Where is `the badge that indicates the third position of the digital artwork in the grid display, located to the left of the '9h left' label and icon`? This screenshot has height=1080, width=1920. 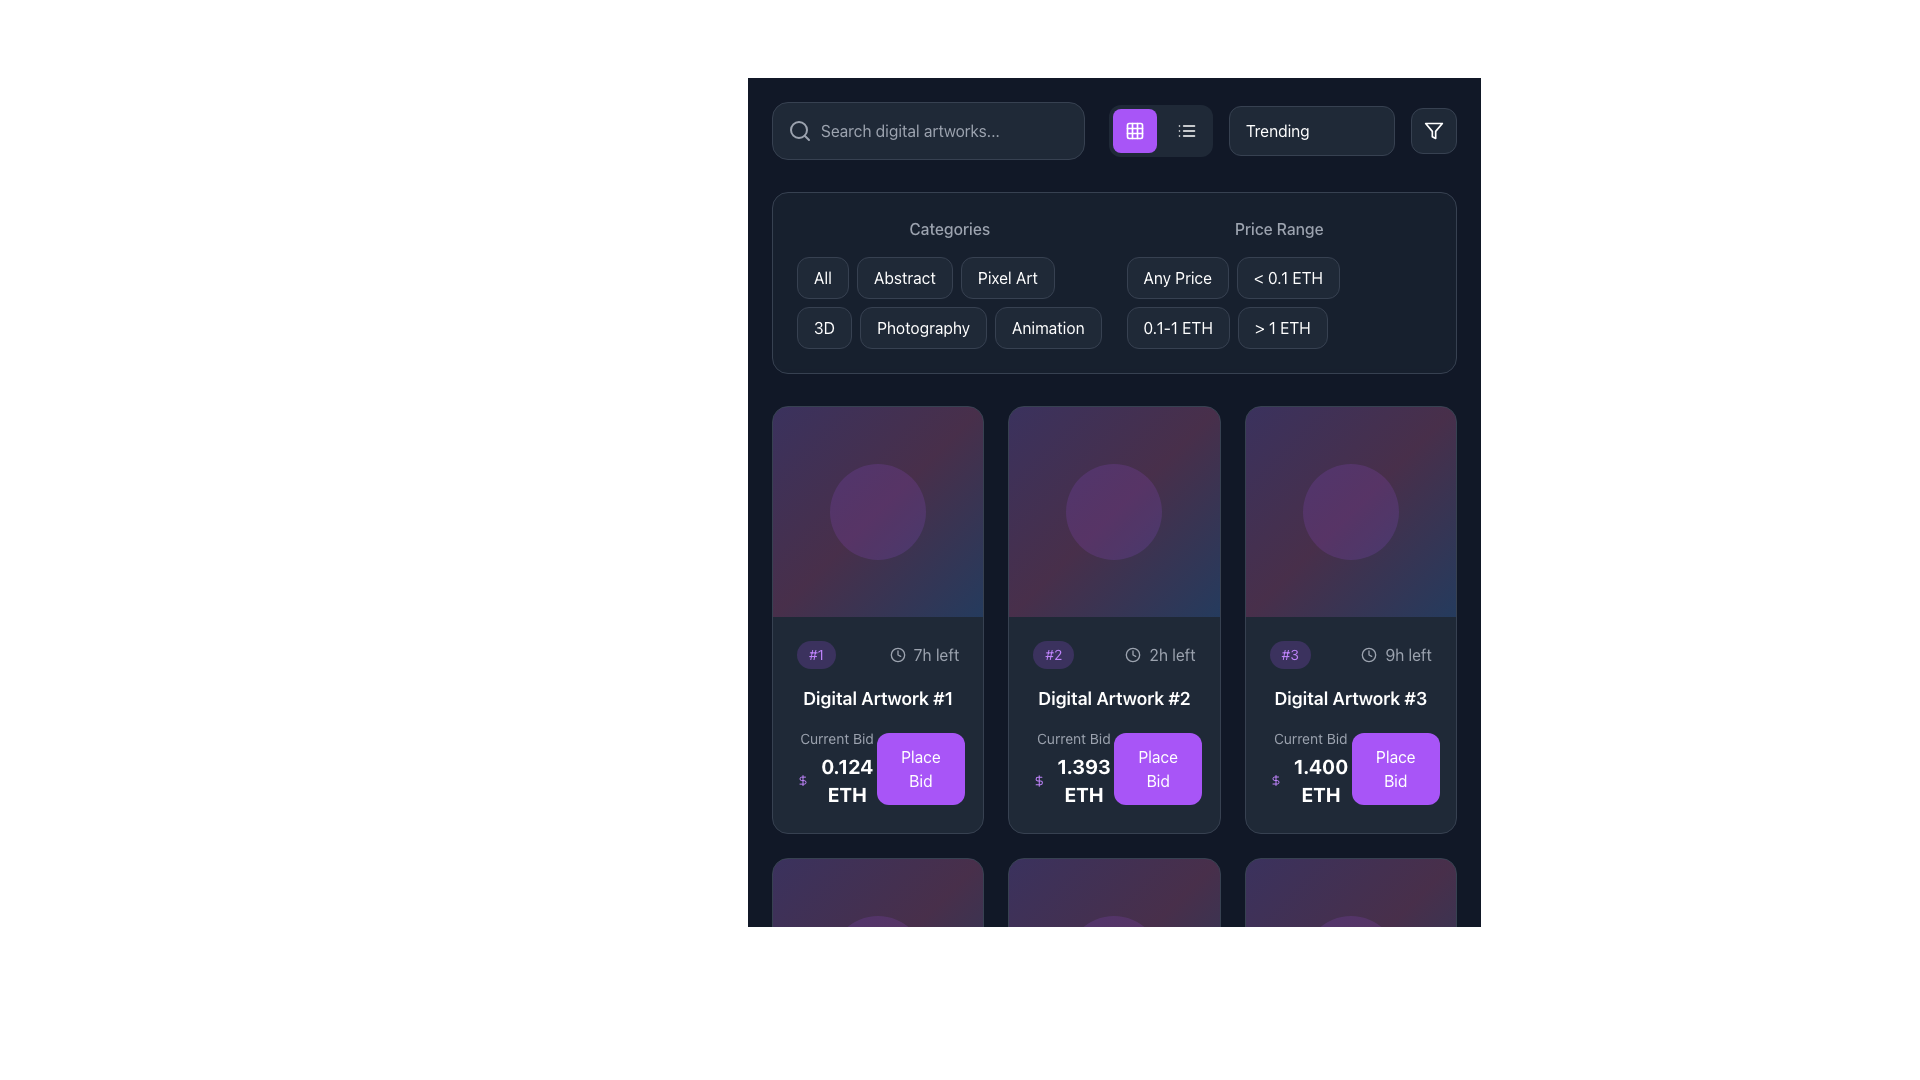
the badge that indicates the third position of the digital artwork in the grid display, located to the left of the '9h left' label and icon is located at coordinates (1290, 655).